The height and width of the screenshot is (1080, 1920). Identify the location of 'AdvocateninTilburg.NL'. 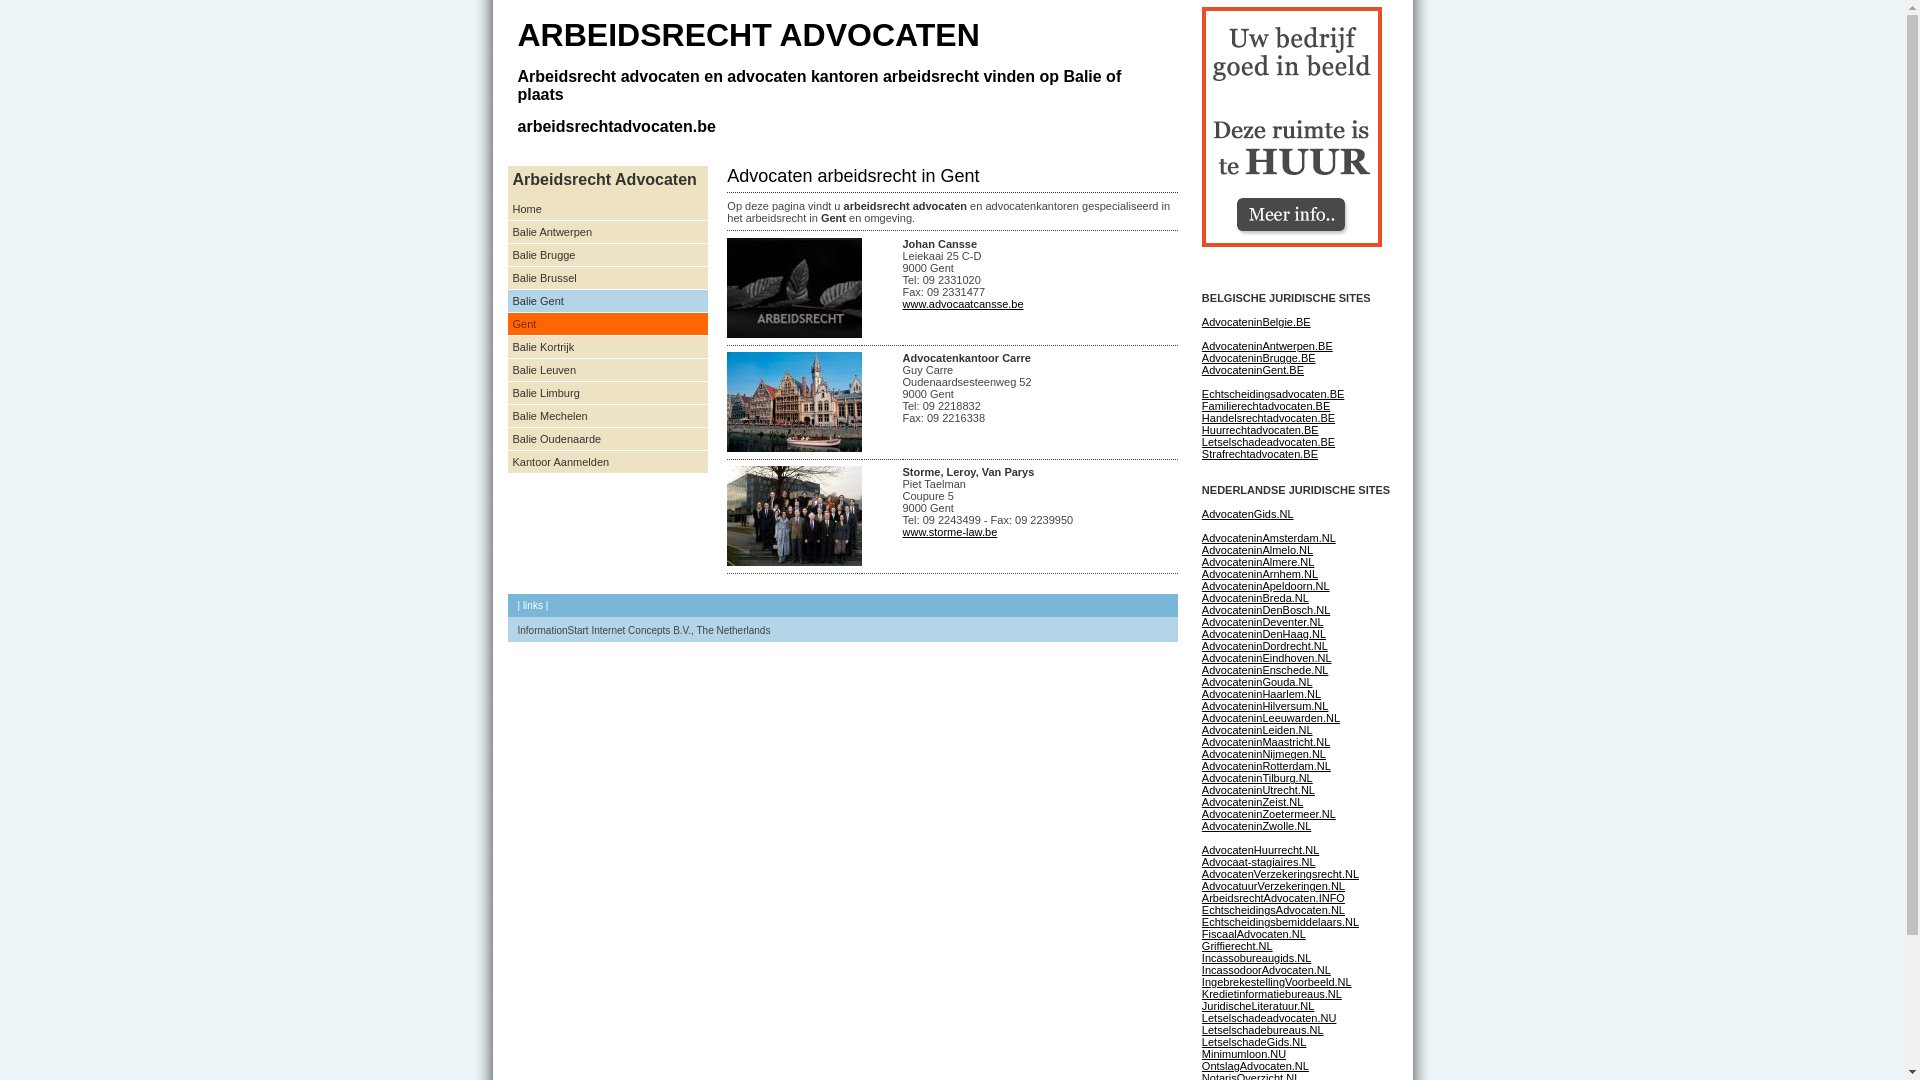
(1256, 777).